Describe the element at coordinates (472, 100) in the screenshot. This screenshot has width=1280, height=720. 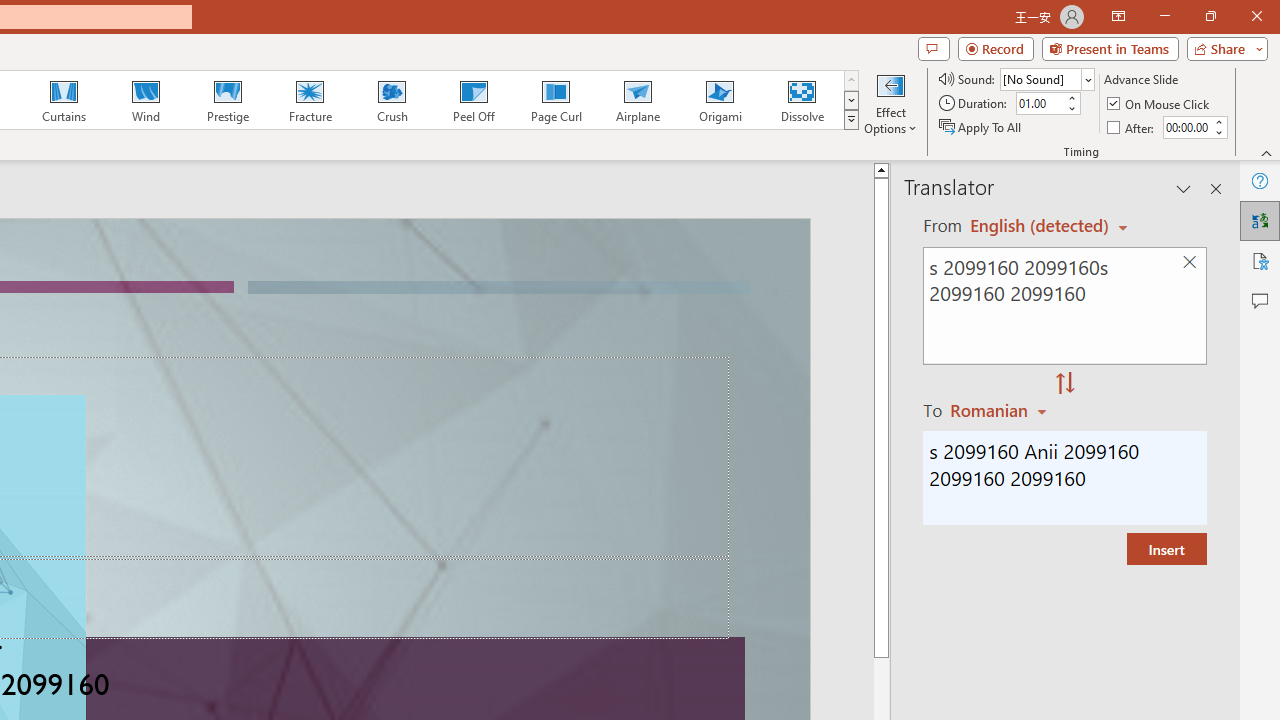
I see `'Peel Off'` at that location.